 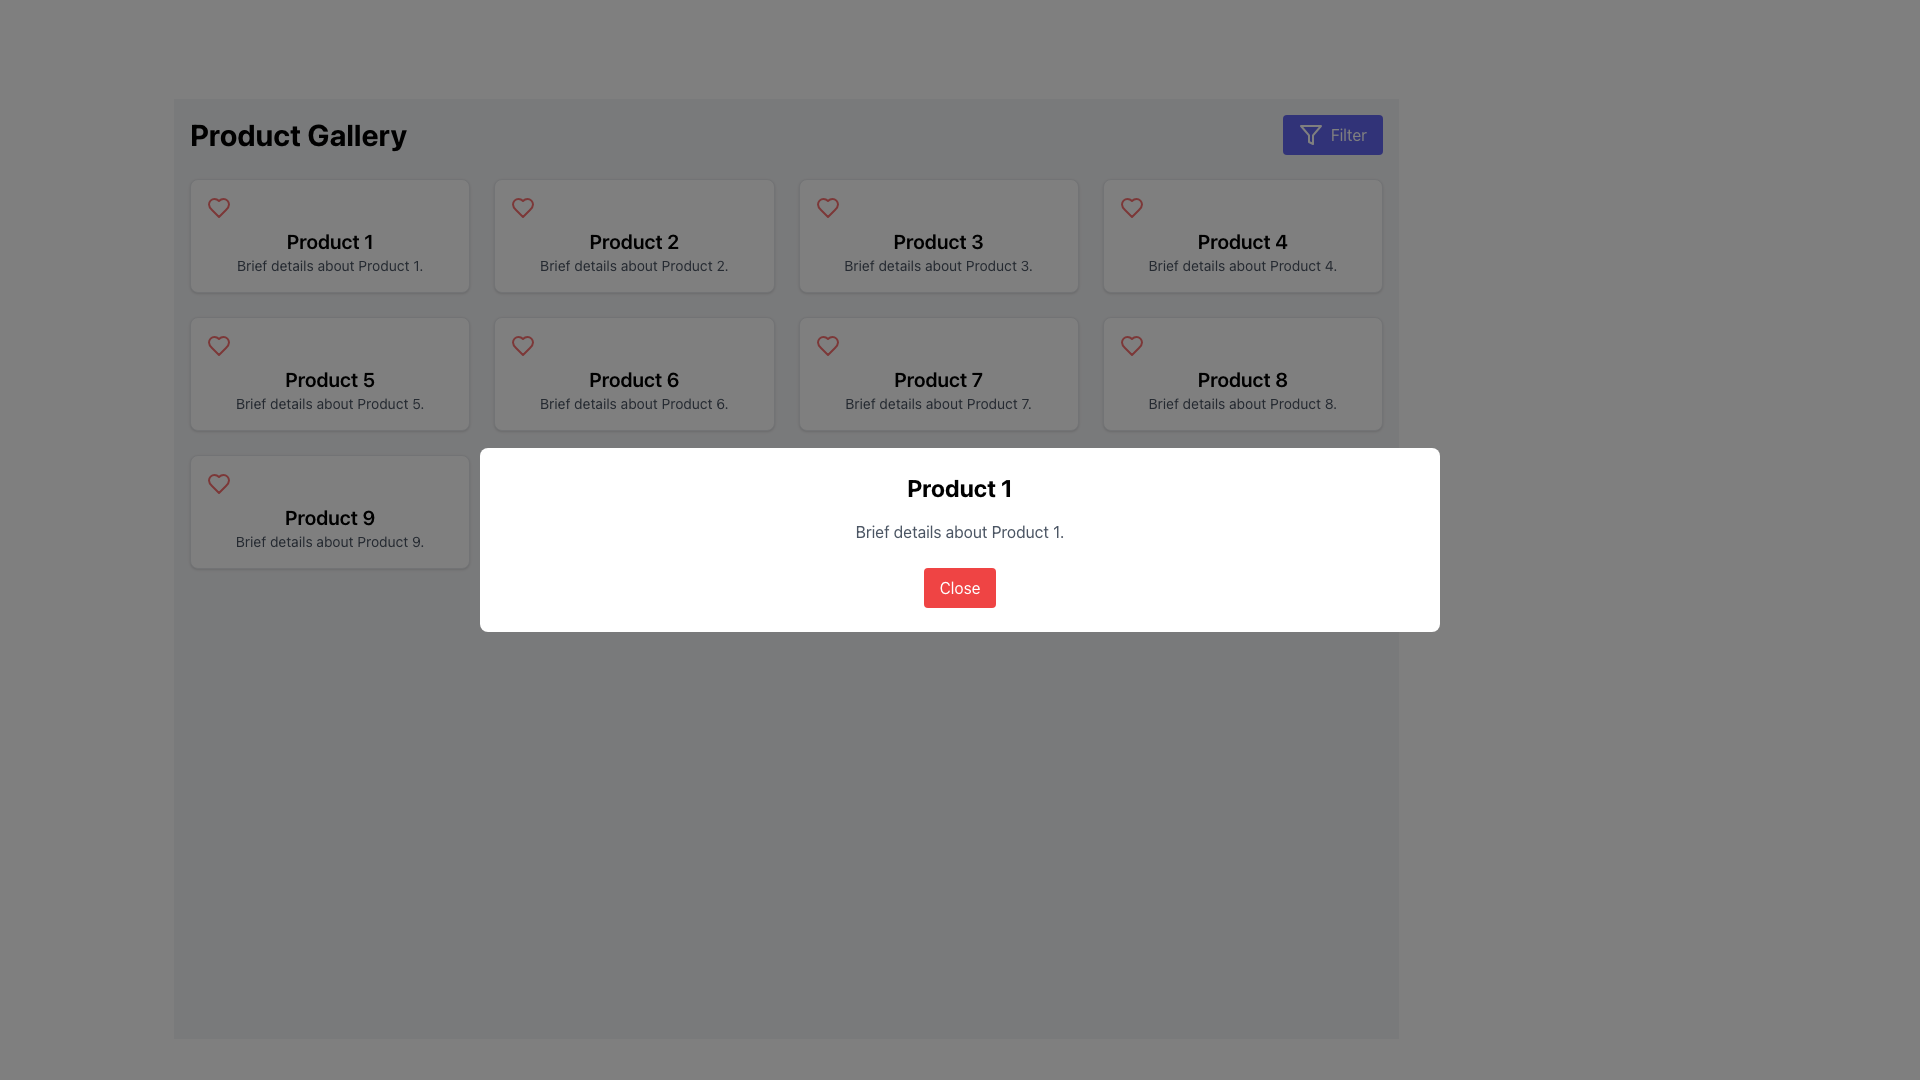 What do you see at coordinates (827, 208) in the screenshot?
I see `the red heart icon located in the top-right corner of the Product 3 card to favorite or unfavorite the corresponding product` at bounding box center [827, 208].